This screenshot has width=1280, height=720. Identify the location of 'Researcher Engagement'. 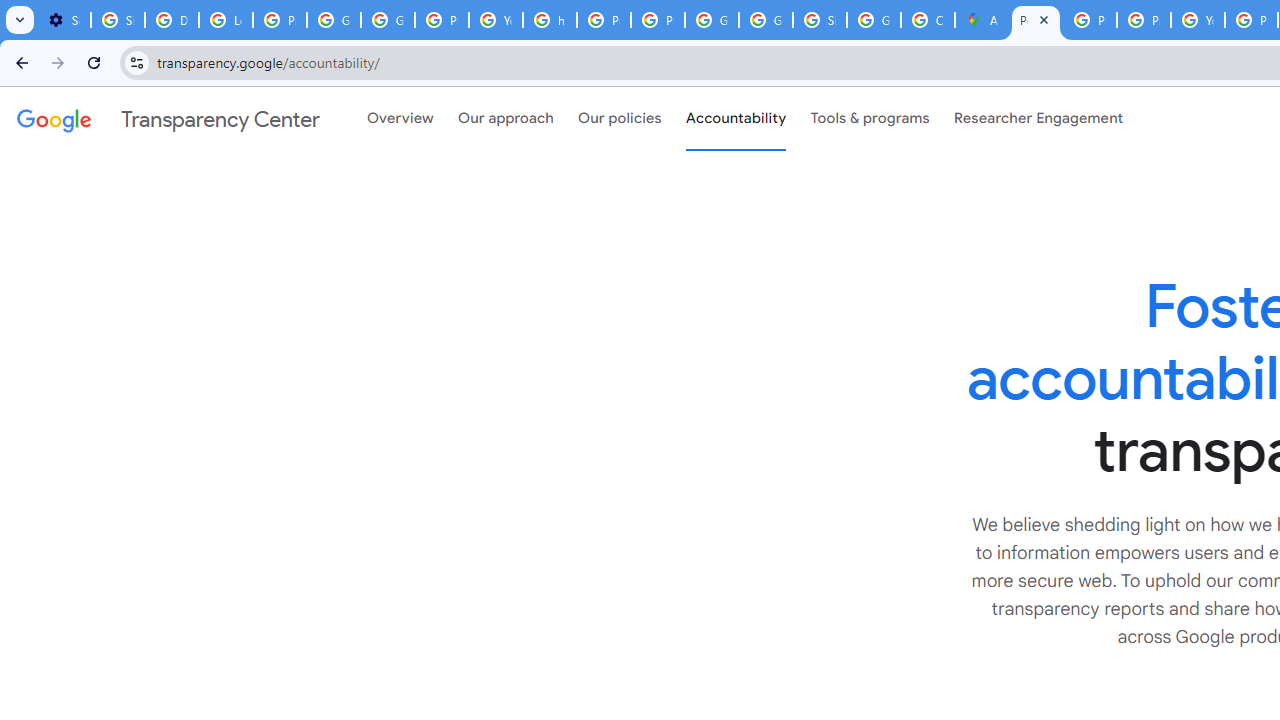
(1038, 119).